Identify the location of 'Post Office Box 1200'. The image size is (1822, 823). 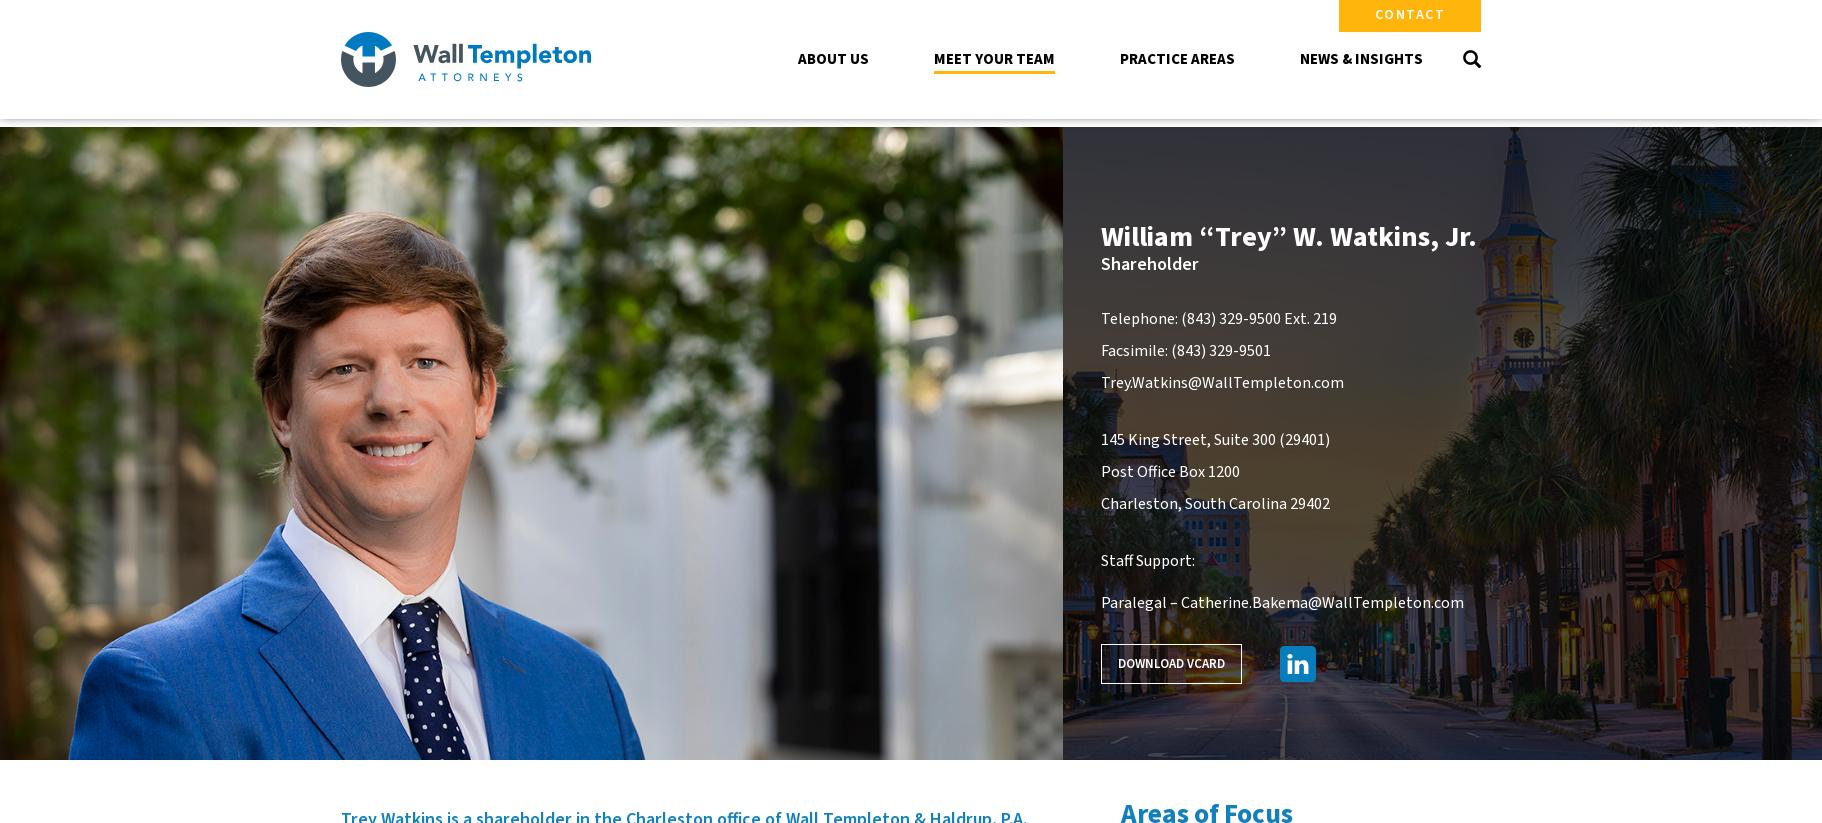
(1168, 470).